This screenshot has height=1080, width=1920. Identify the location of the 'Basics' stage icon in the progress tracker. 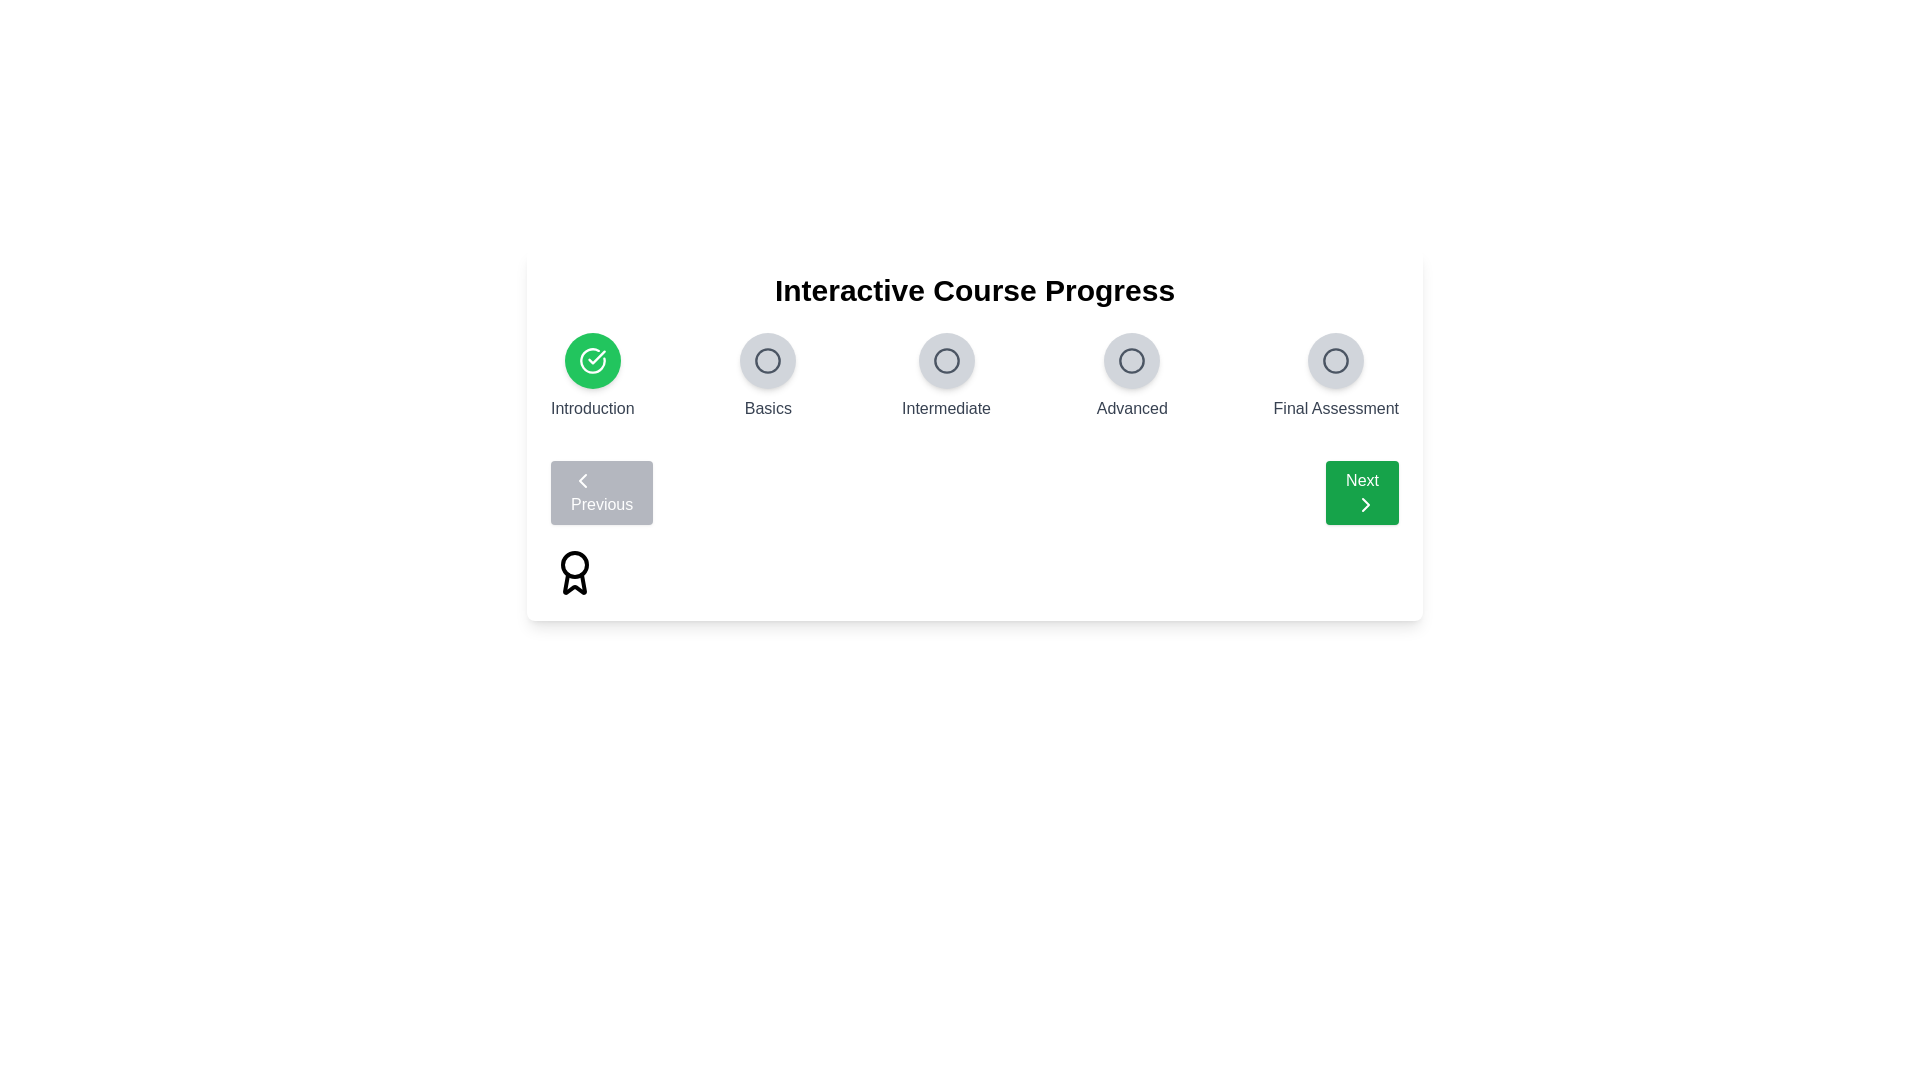
(767, 361).